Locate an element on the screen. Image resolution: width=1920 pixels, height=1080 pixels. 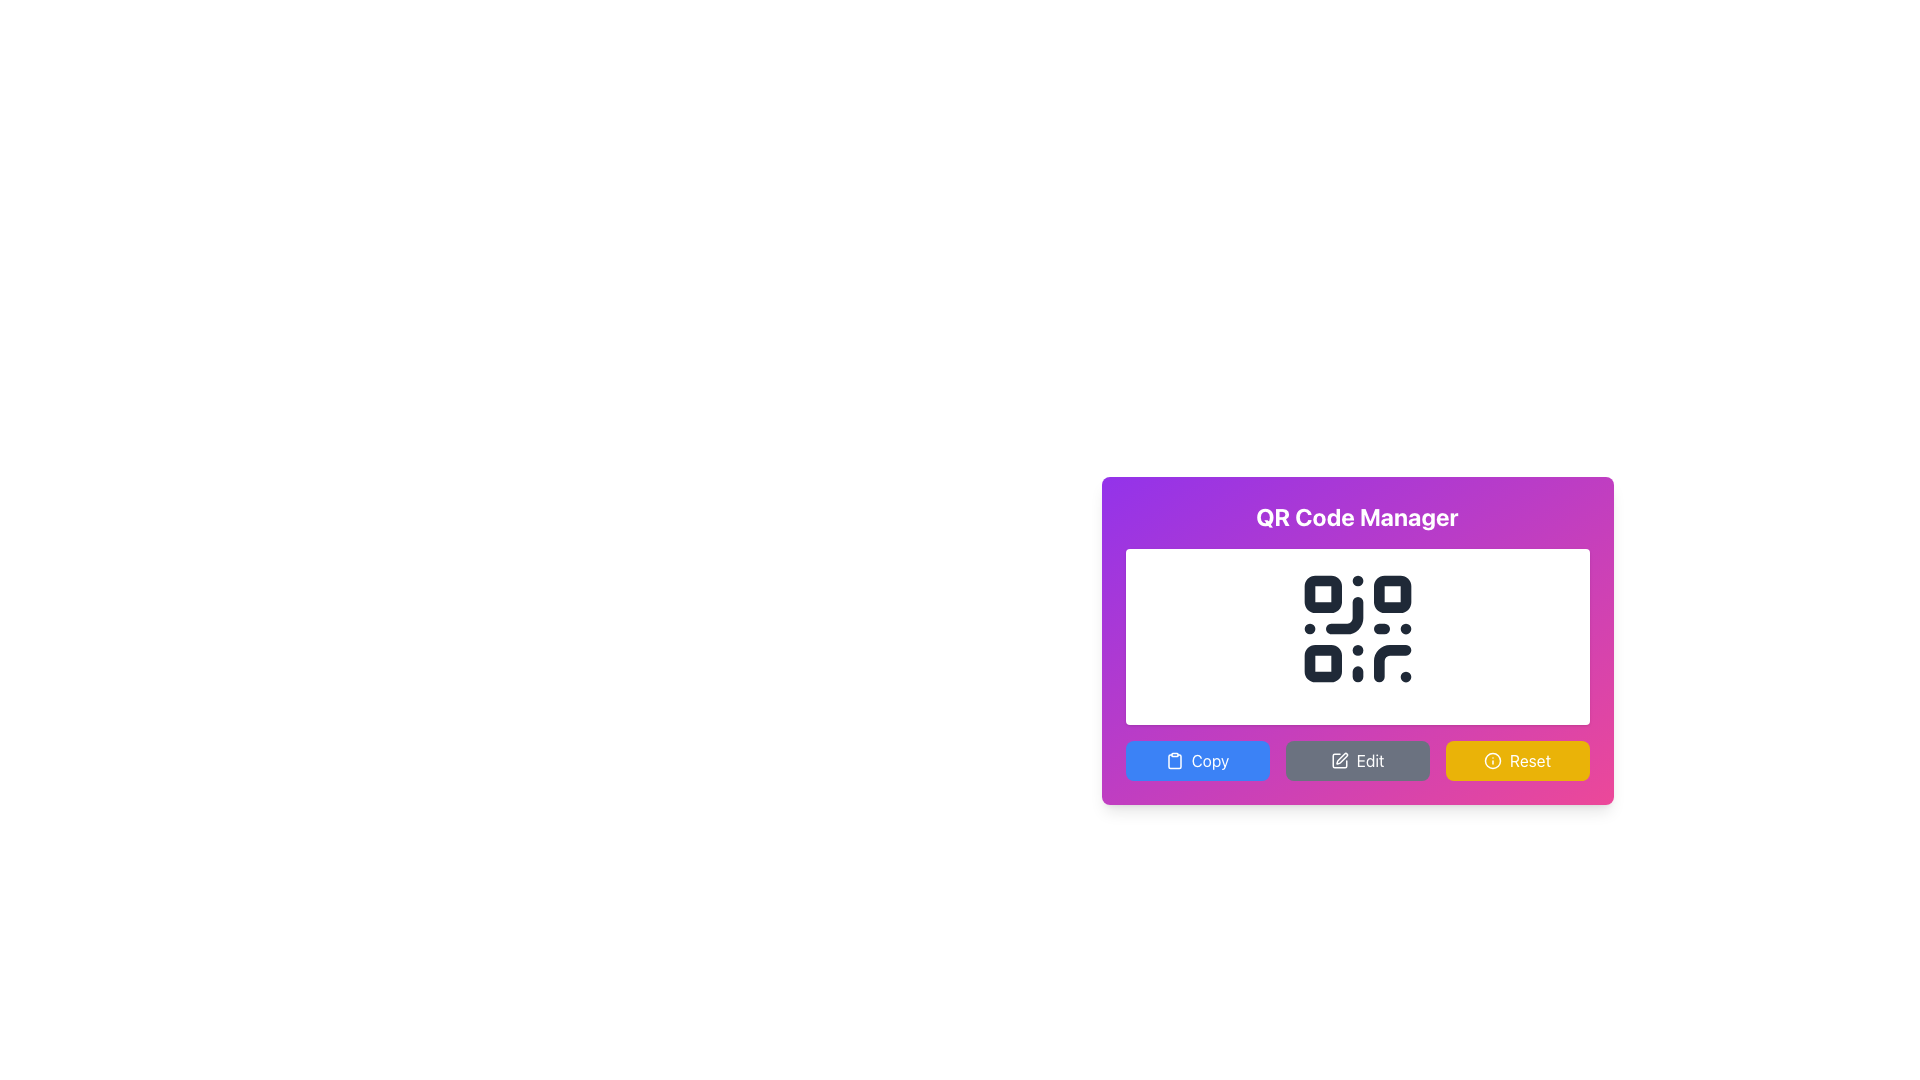
the clipboard icon in the 'QR Code Manager' interface is located at coordinates (1174, 761).